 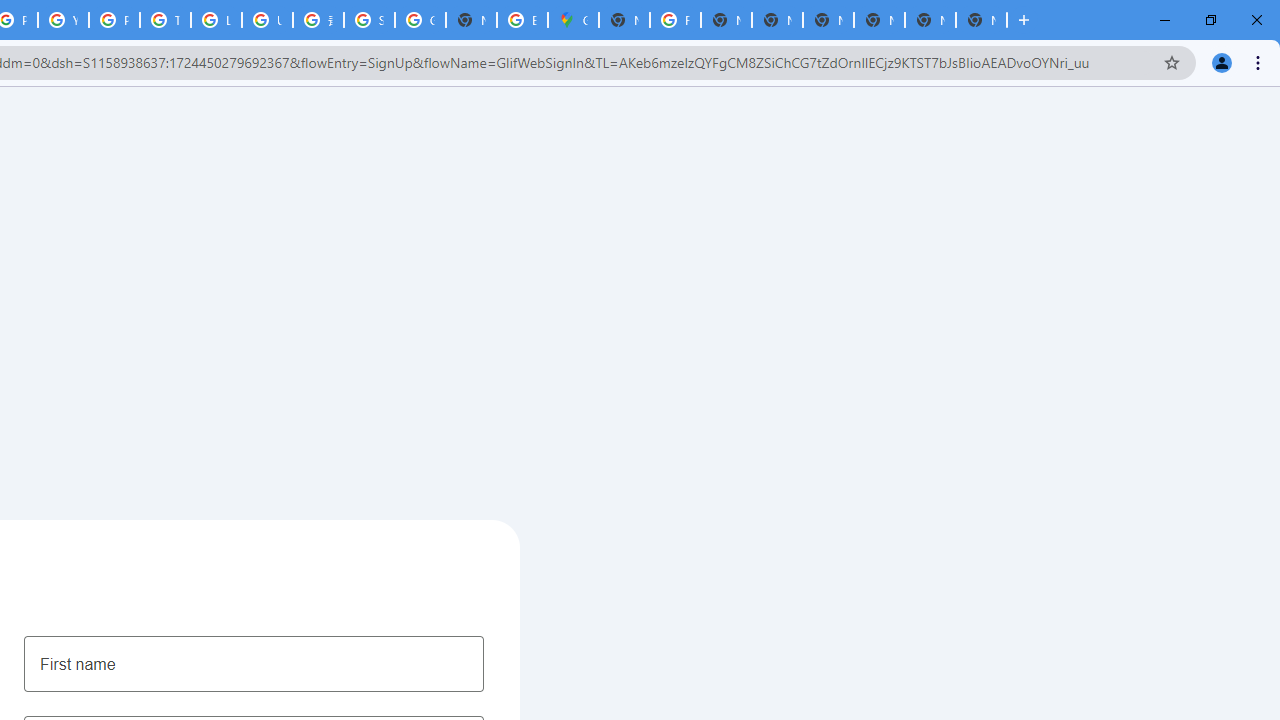 I want to click on 'Tips & tricks for Chrome - Google Chrome Help', so click(x=165, y=20).